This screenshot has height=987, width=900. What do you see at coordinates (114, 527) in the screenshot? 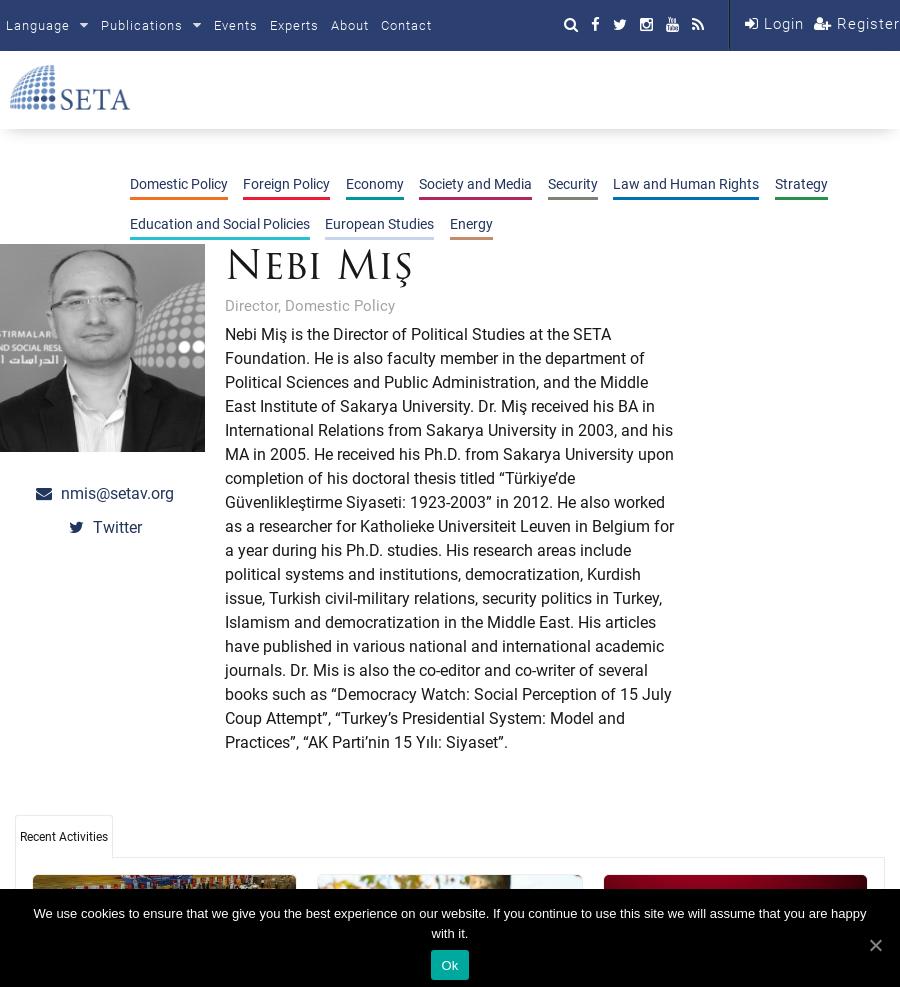
I see `'Twitter'` at bounding box center [114, 527].